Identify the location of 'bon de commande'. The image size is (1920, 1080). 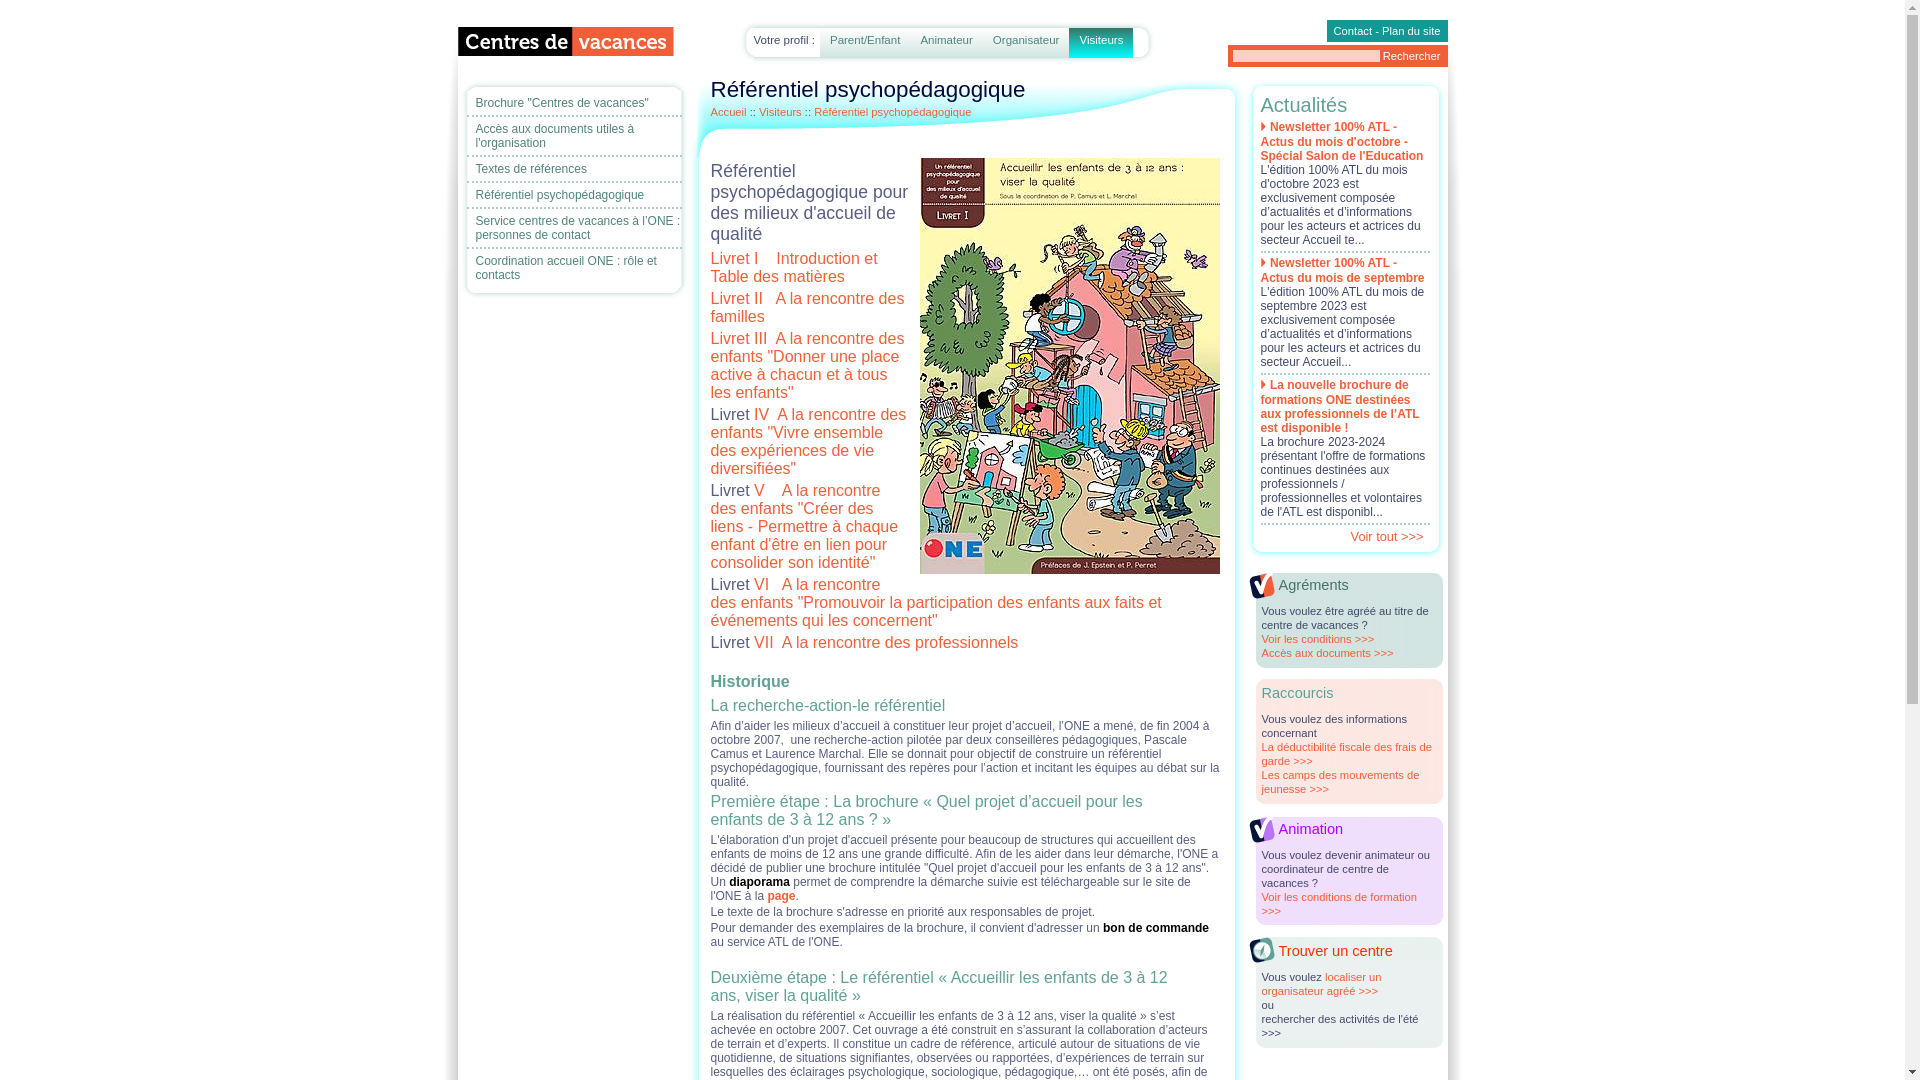
(1156, 928).